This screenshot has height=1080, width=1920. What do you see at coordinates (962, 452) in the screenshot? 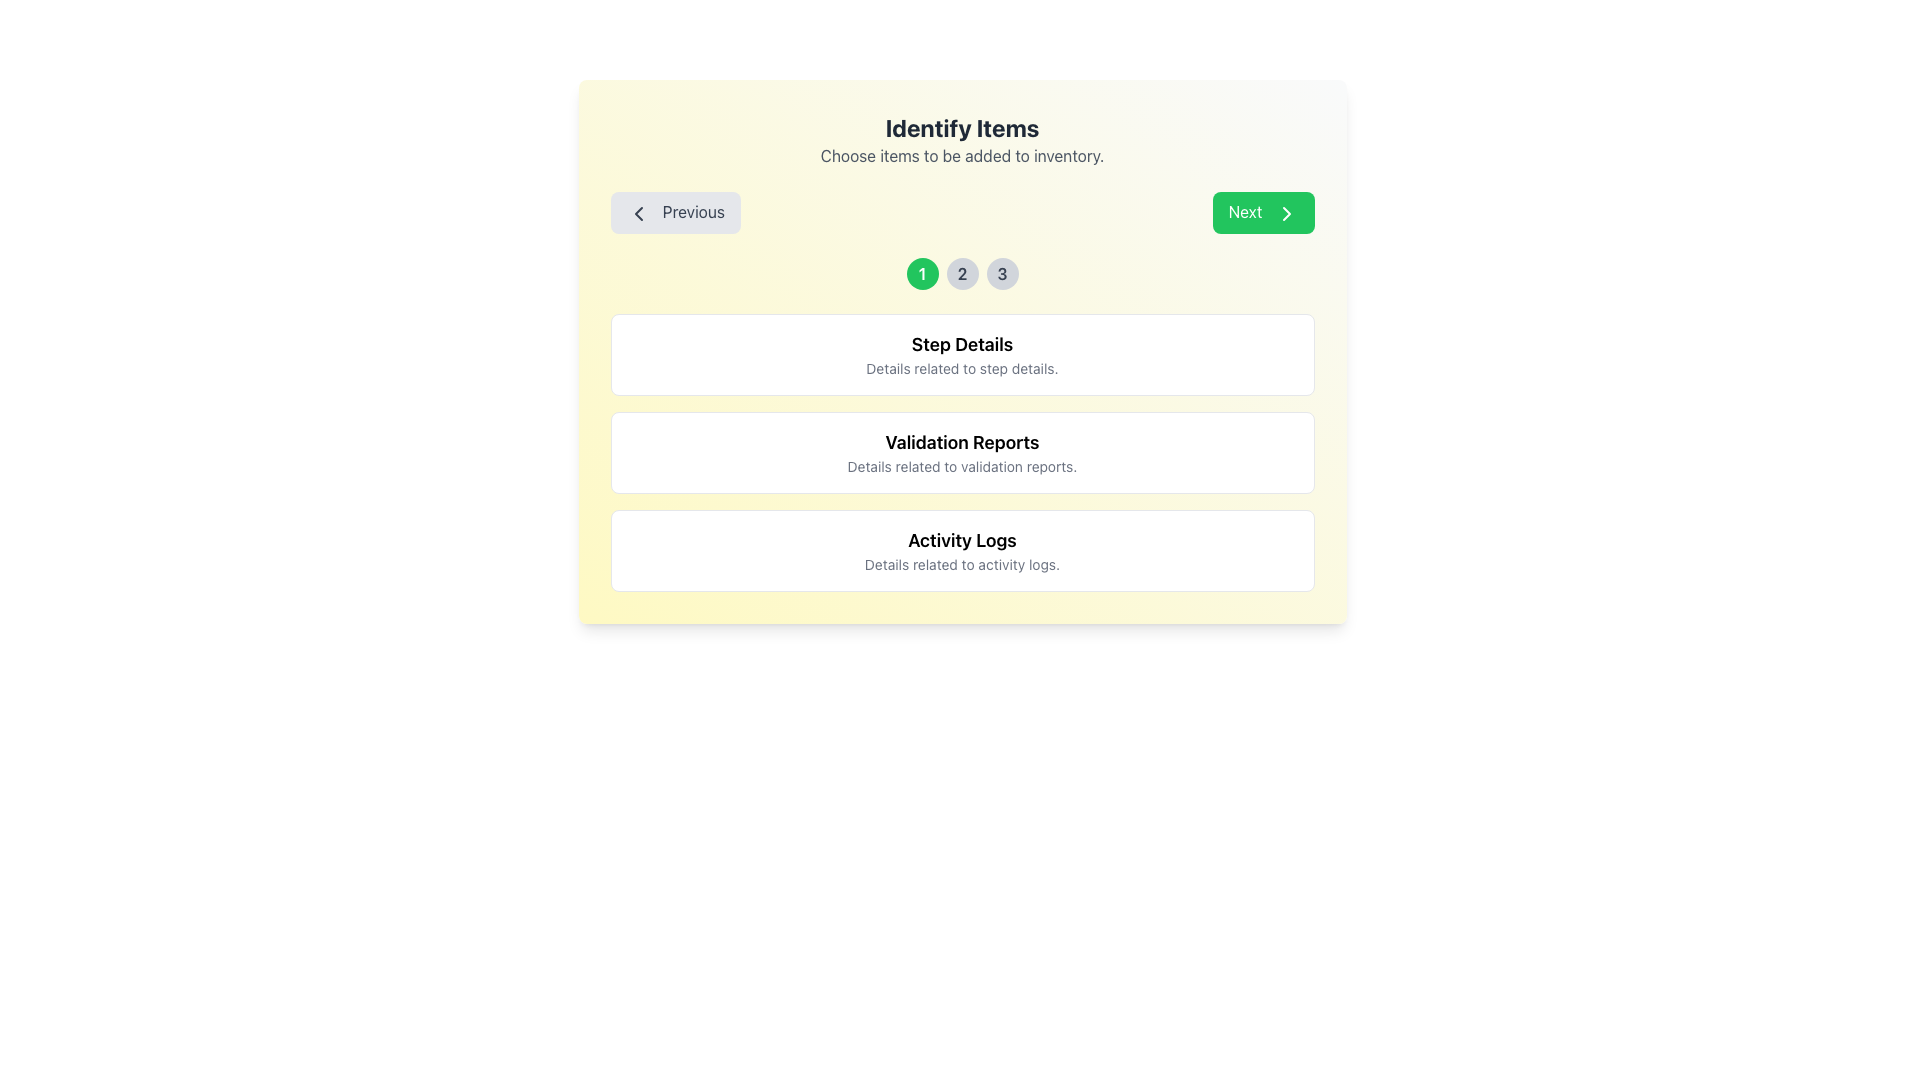
I see `the static content section labeled 'Validation Reports', which provides information about validation reports and is the second item under the 'Identify Items' section` at bounding box center [962, 452].